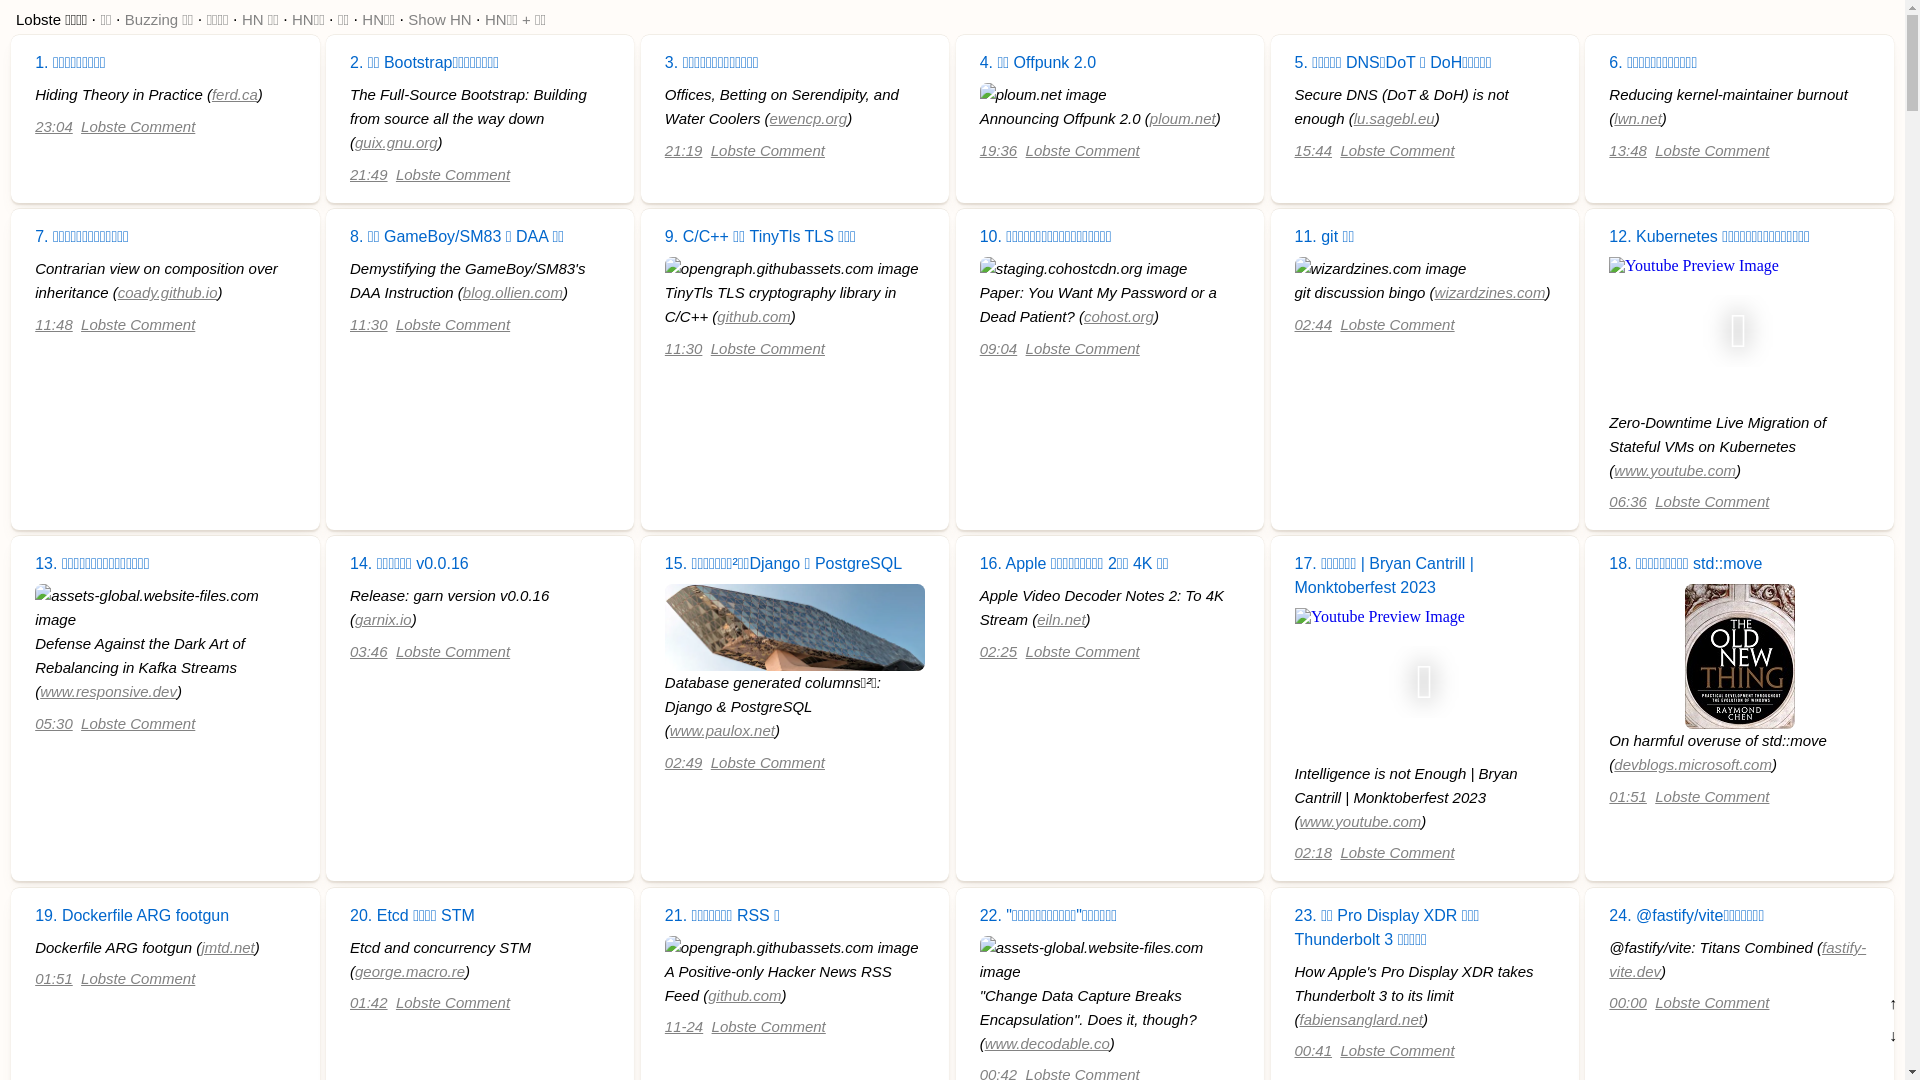 The image size is (1920, 1080). Describe the element at coordinates (1083, 315) in the screenshot. I see `'cohost.org'` at that location.